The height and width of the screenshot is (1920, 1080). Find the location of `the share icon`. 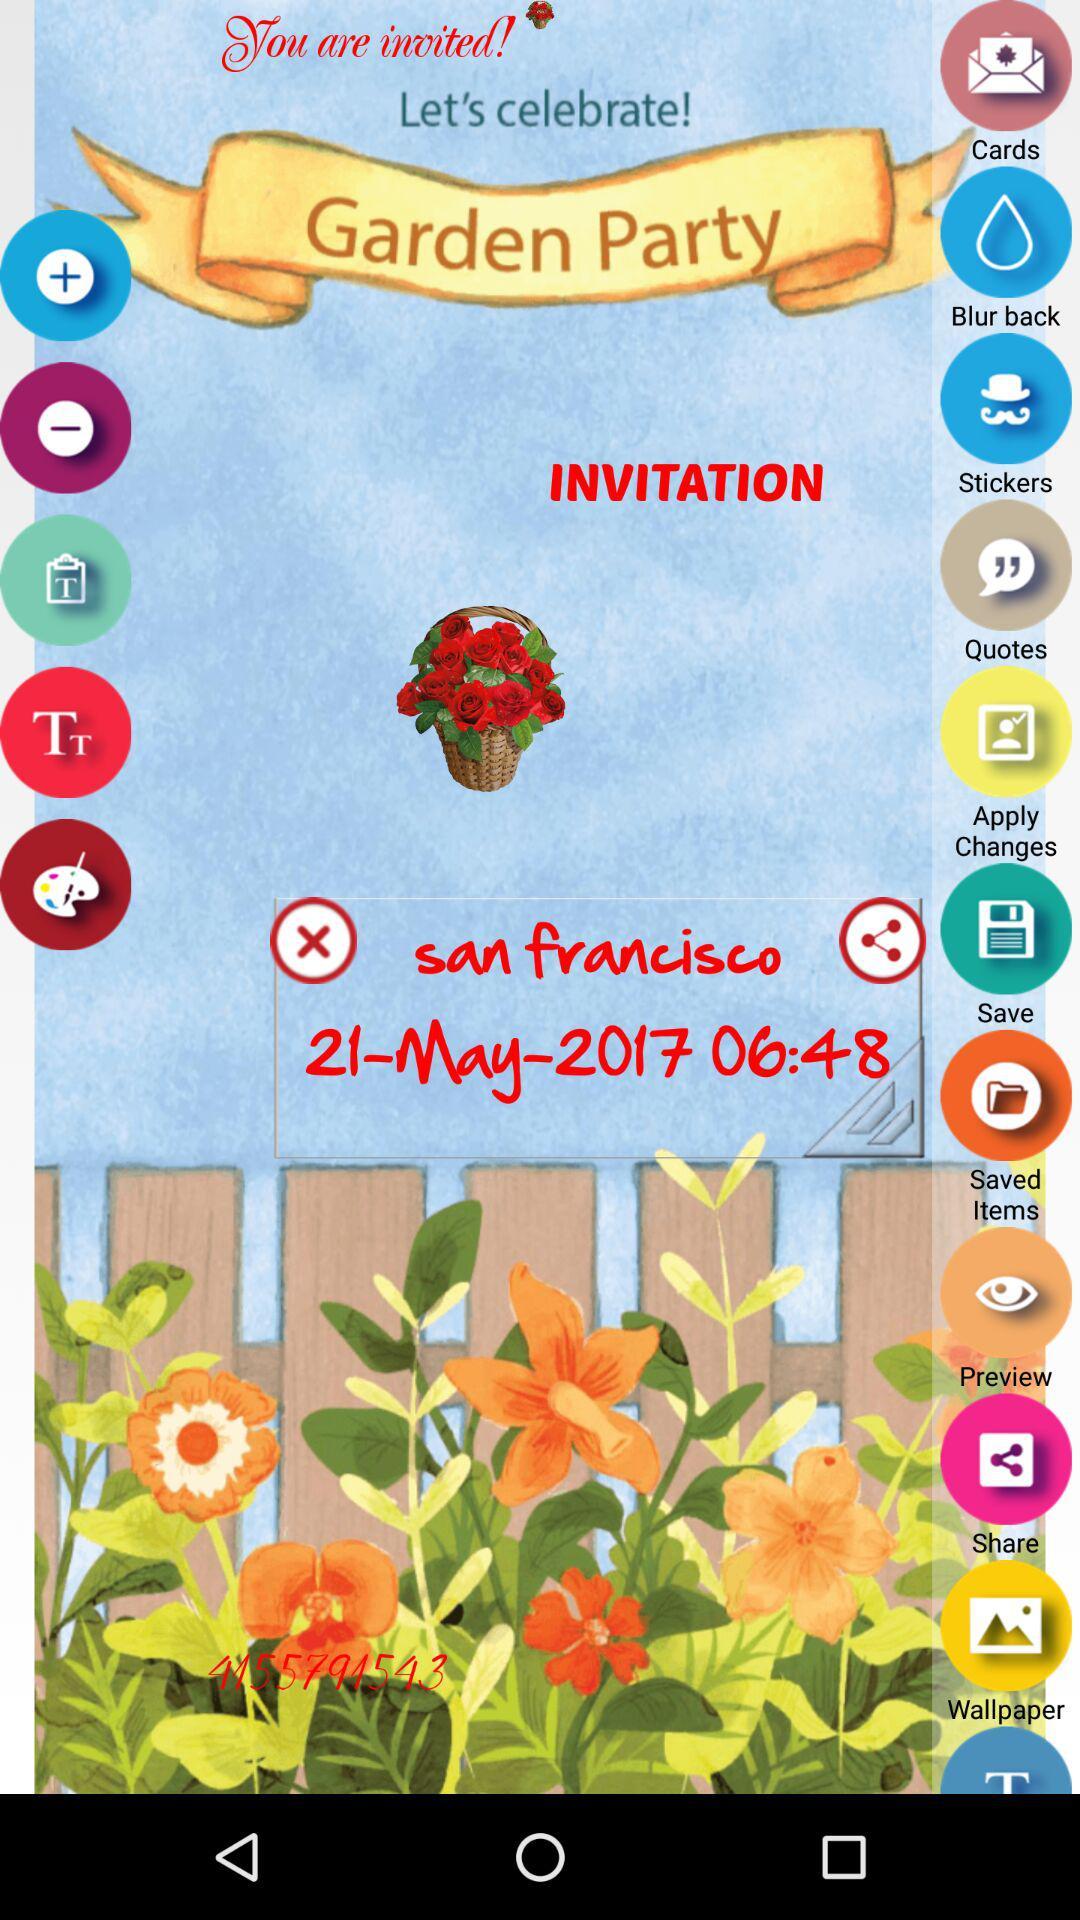

the share icon is located at coordinates (881, 1006).